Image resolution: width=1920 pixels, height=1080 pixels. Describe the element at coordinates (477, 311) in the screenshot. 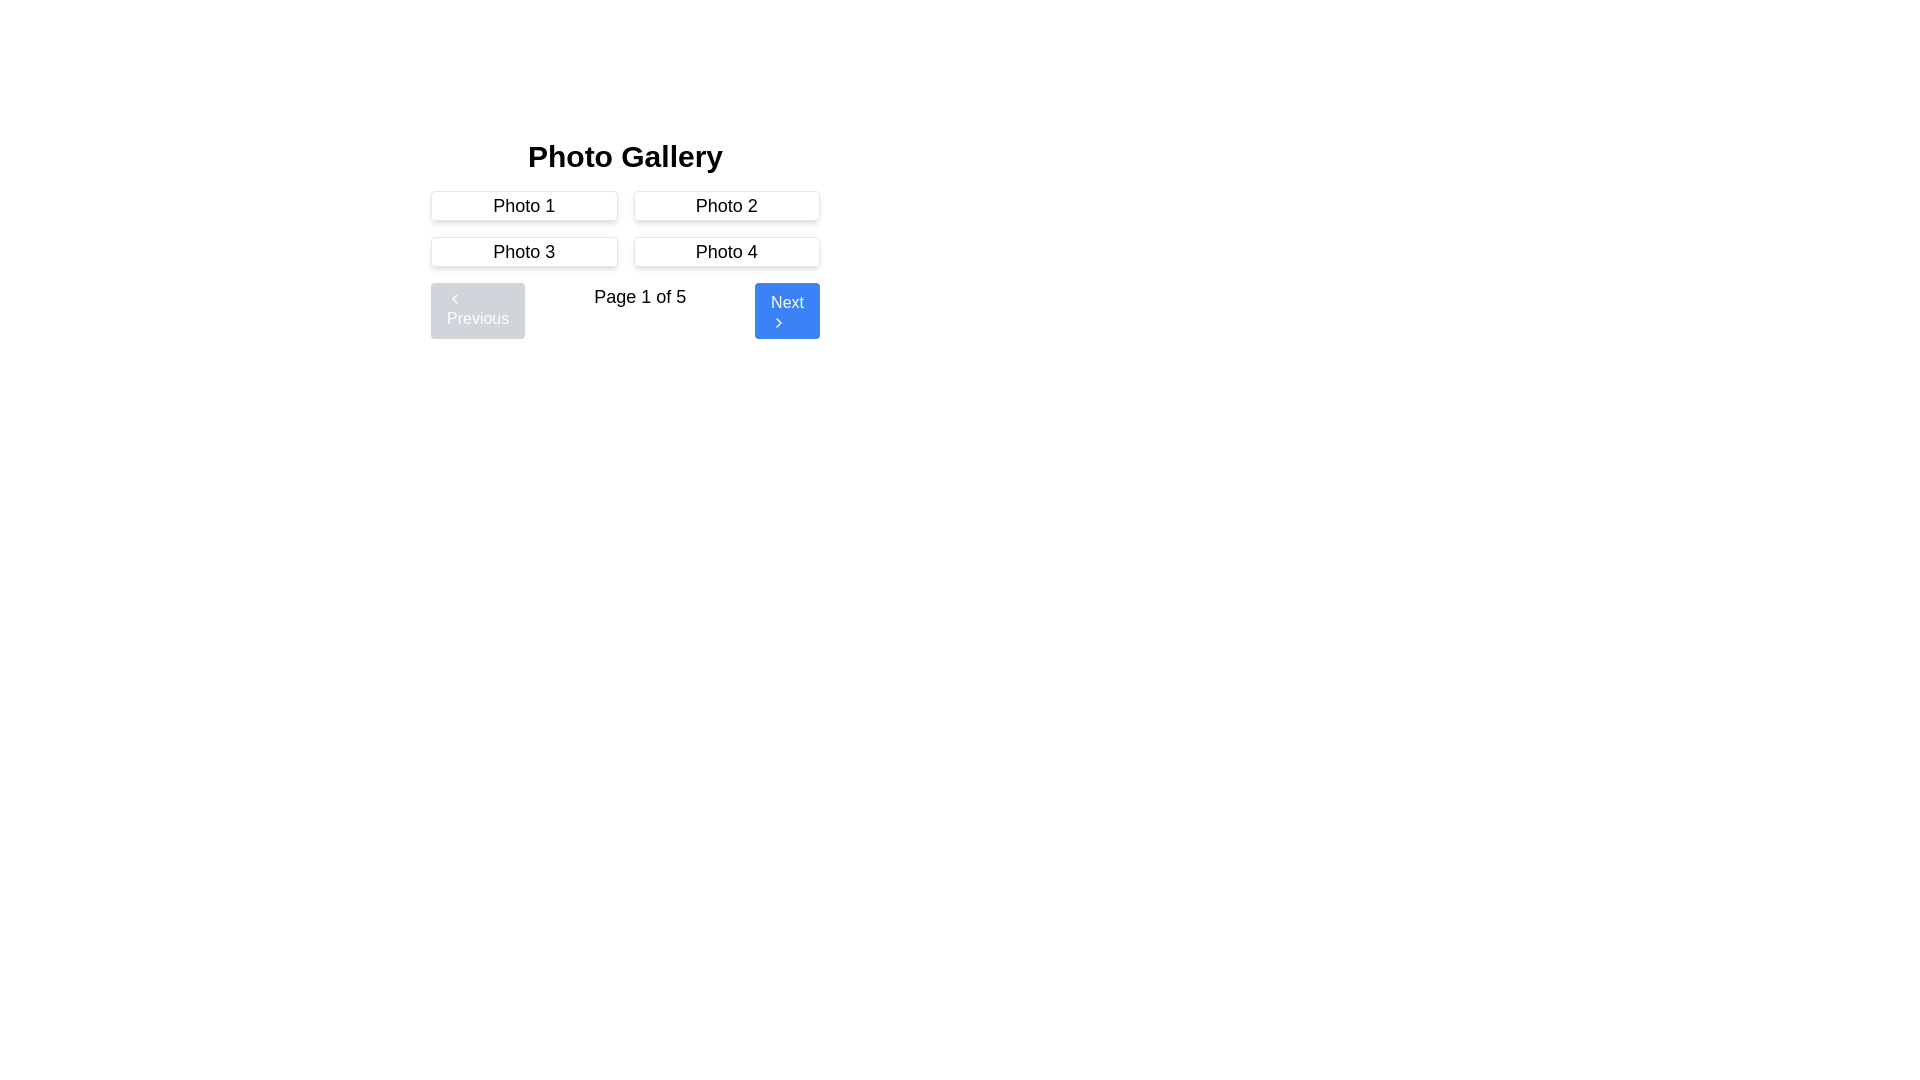

I see `the 'Previous' button located in the pagination control of the photo gallery` at that location.